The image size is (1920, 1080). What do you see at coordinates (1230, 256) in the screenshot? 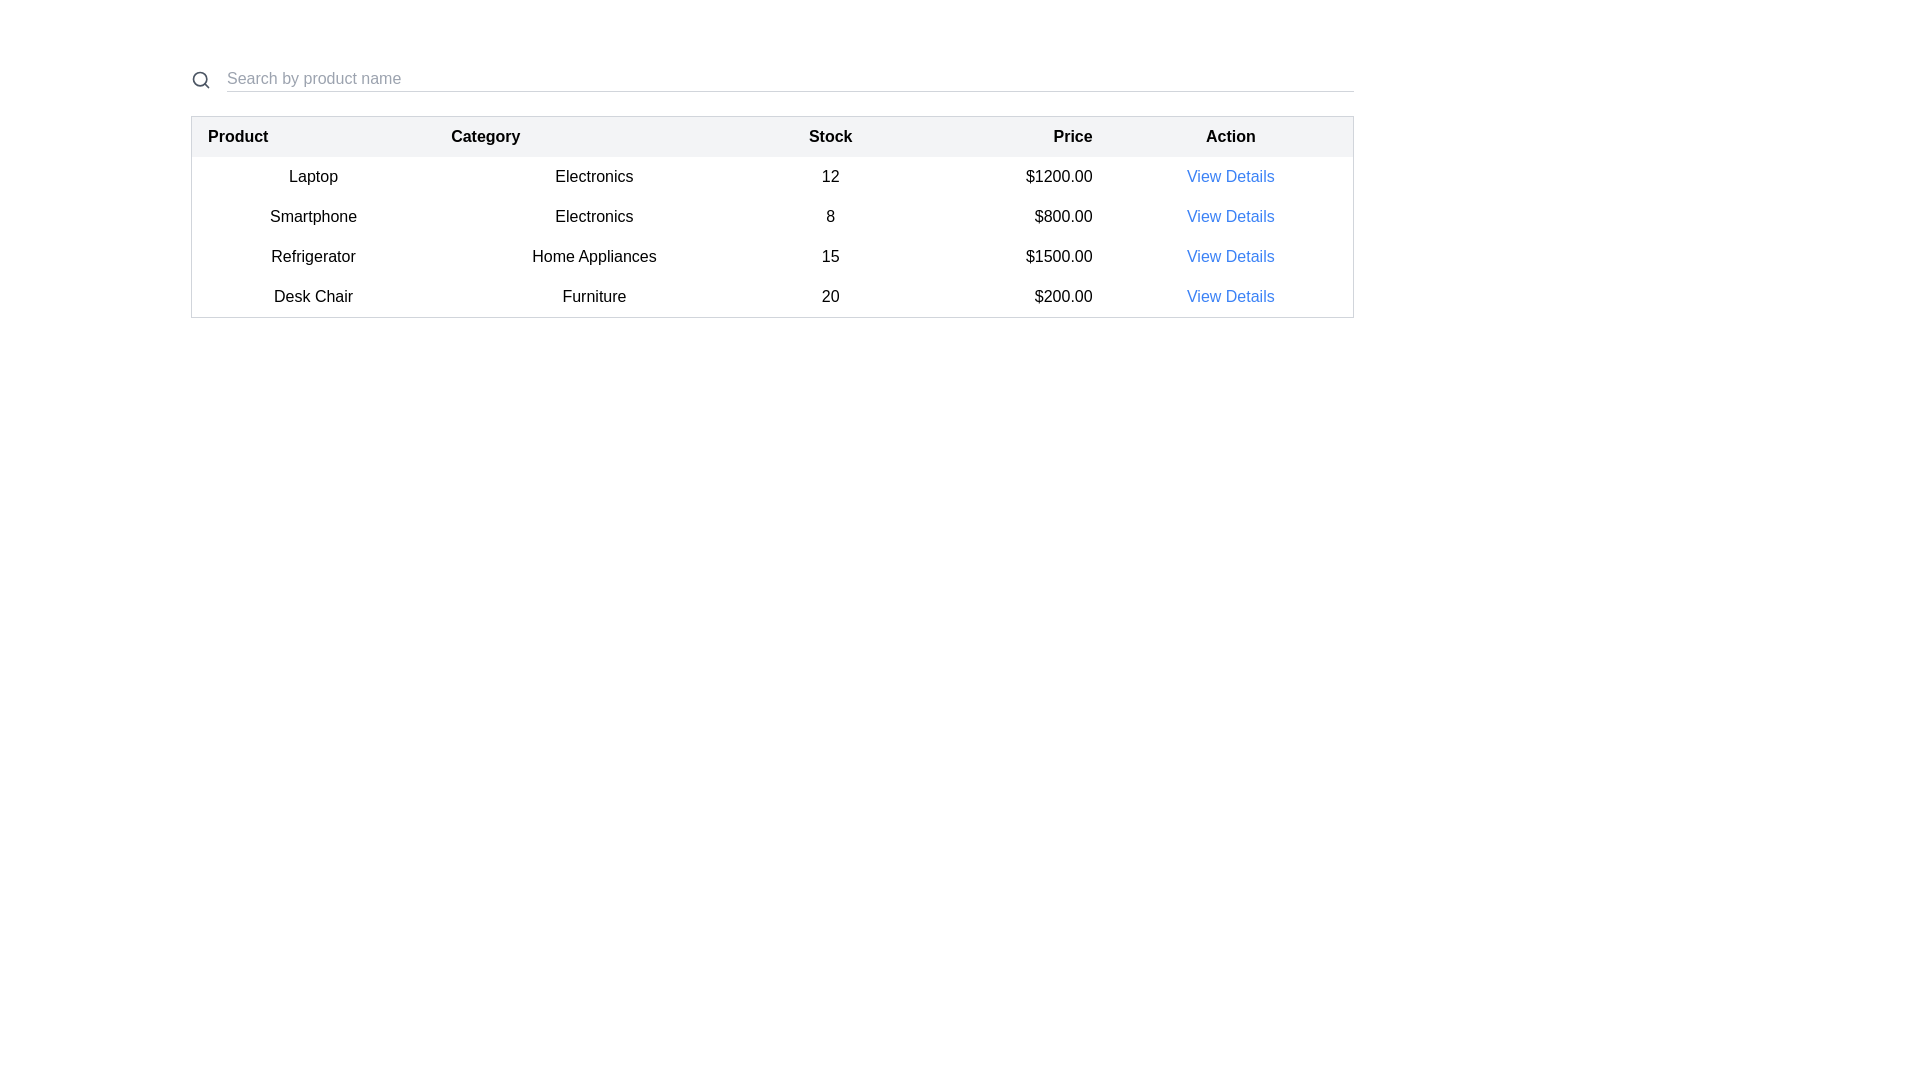
I see `the hyperlink labeled 'View Details' in the 'Action' column of the table corresponding to the 'Refrigerator' product to change the text color indicating interactivity` at bounding box center [1230, 256].